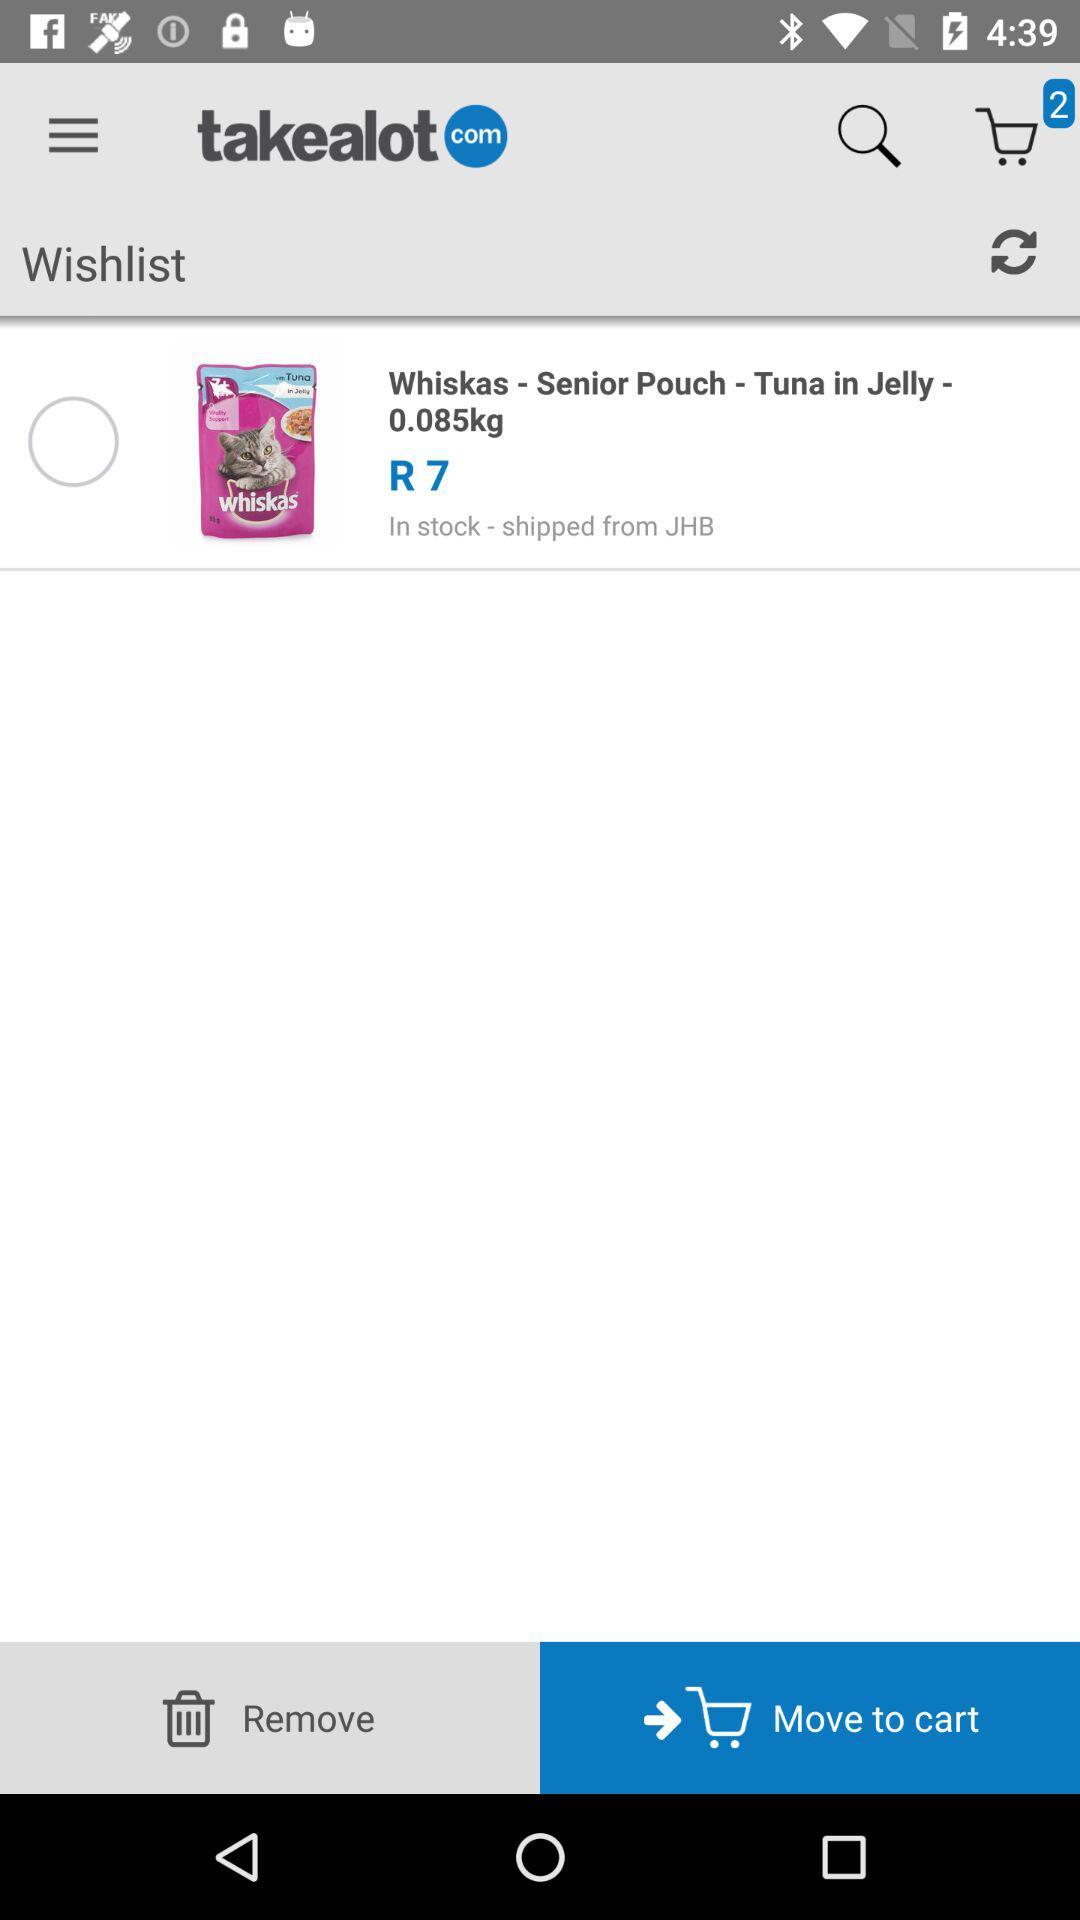 The width and height of the screenshot is (1080, 1920). Describe the element at coordinates (723, 400) in the screenshot. I see `whiskas senior pouch` at that location.